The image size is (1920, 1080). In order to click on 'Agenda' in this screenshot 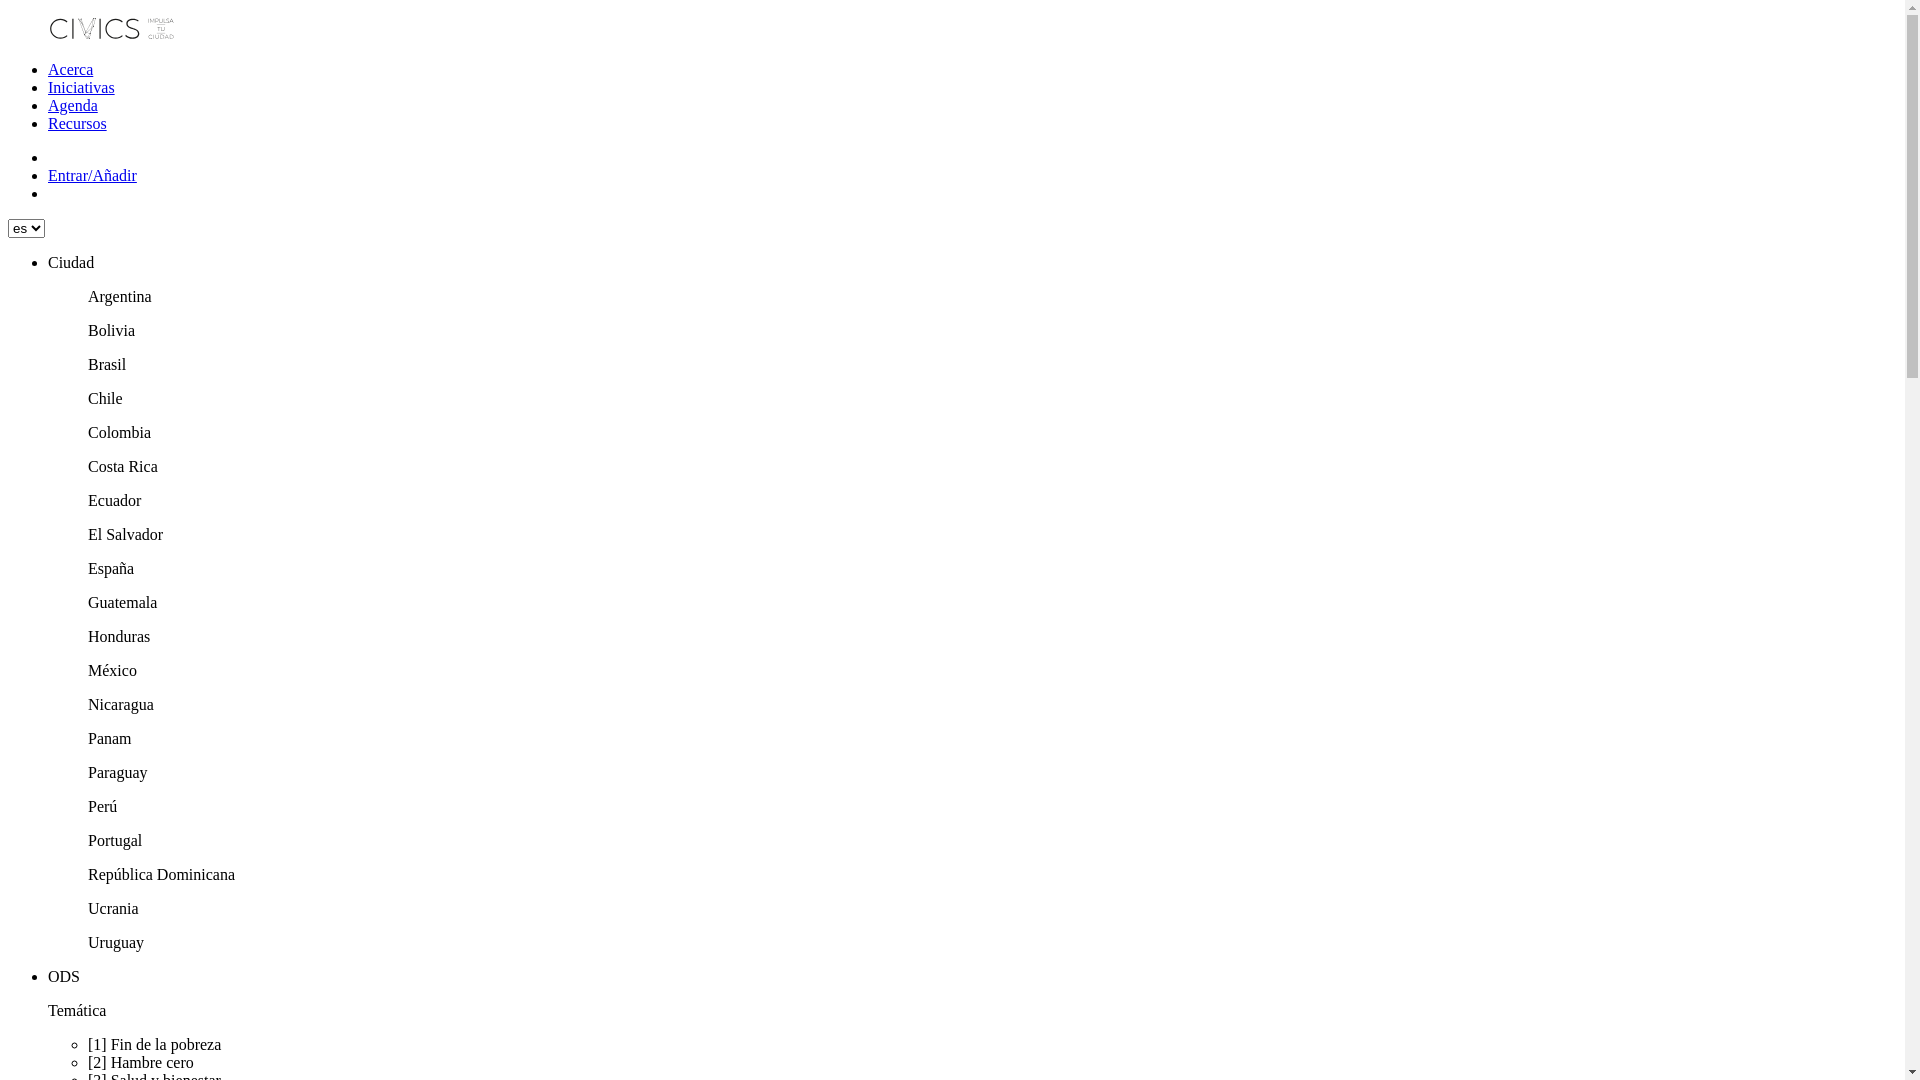, I will do `click(72, 105)`.